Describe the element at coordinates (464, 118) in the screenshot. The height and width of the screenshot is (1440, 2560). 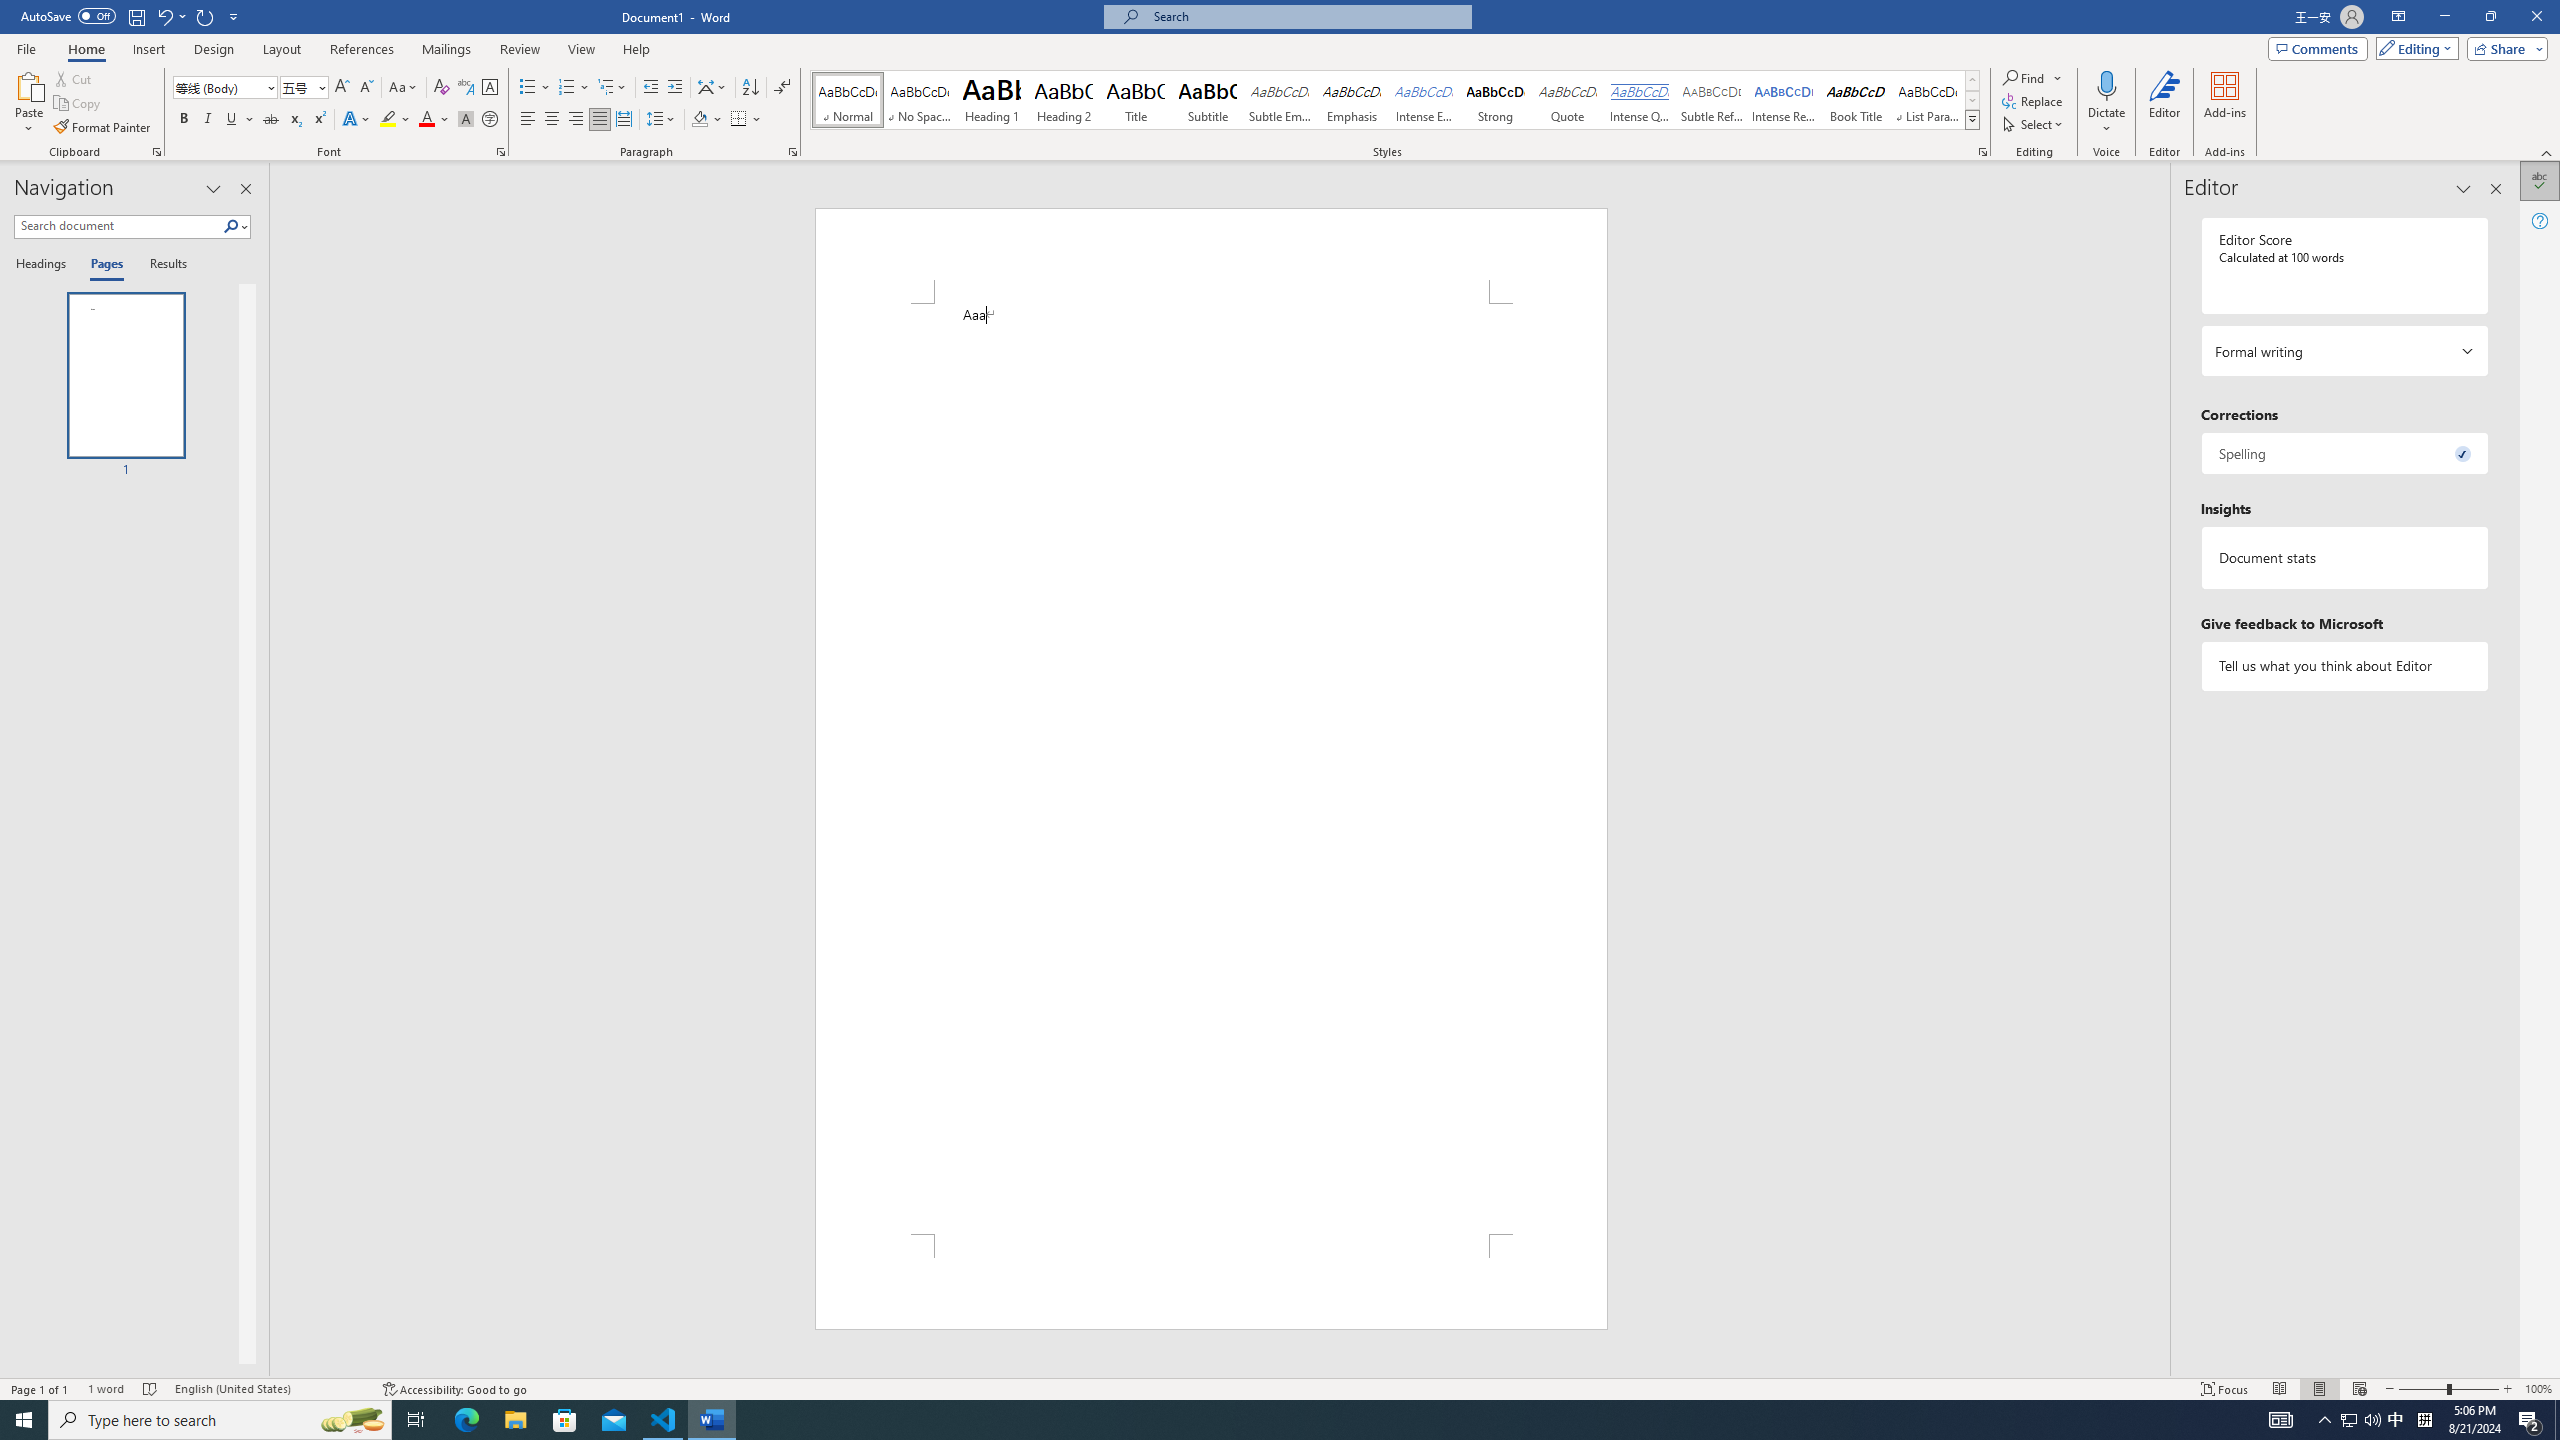
I see `'Character Shading'` at that location.